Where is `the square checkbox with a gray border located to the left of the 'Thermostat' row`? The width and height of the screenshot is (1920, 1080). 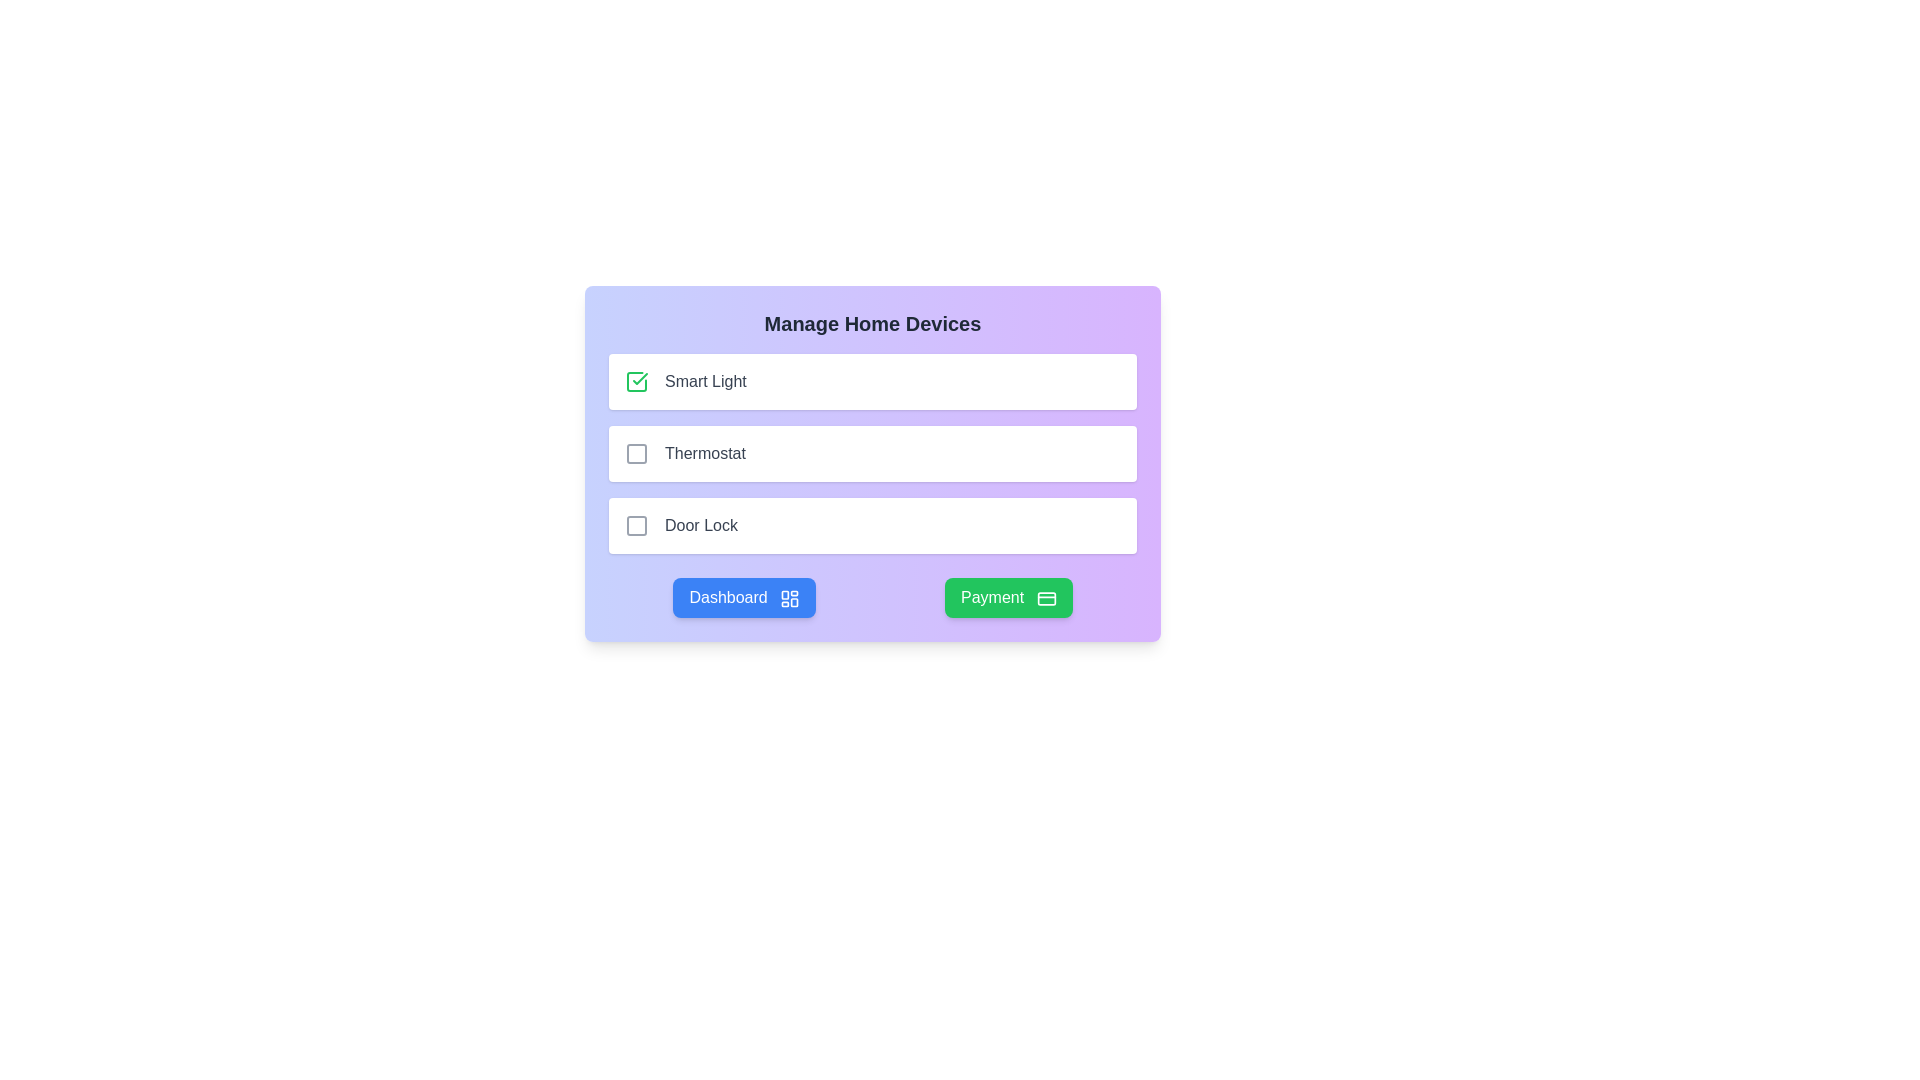 the square checkbox with a gray border located to the left of the 'Thermostat' row is located at coordinates (636, 454).